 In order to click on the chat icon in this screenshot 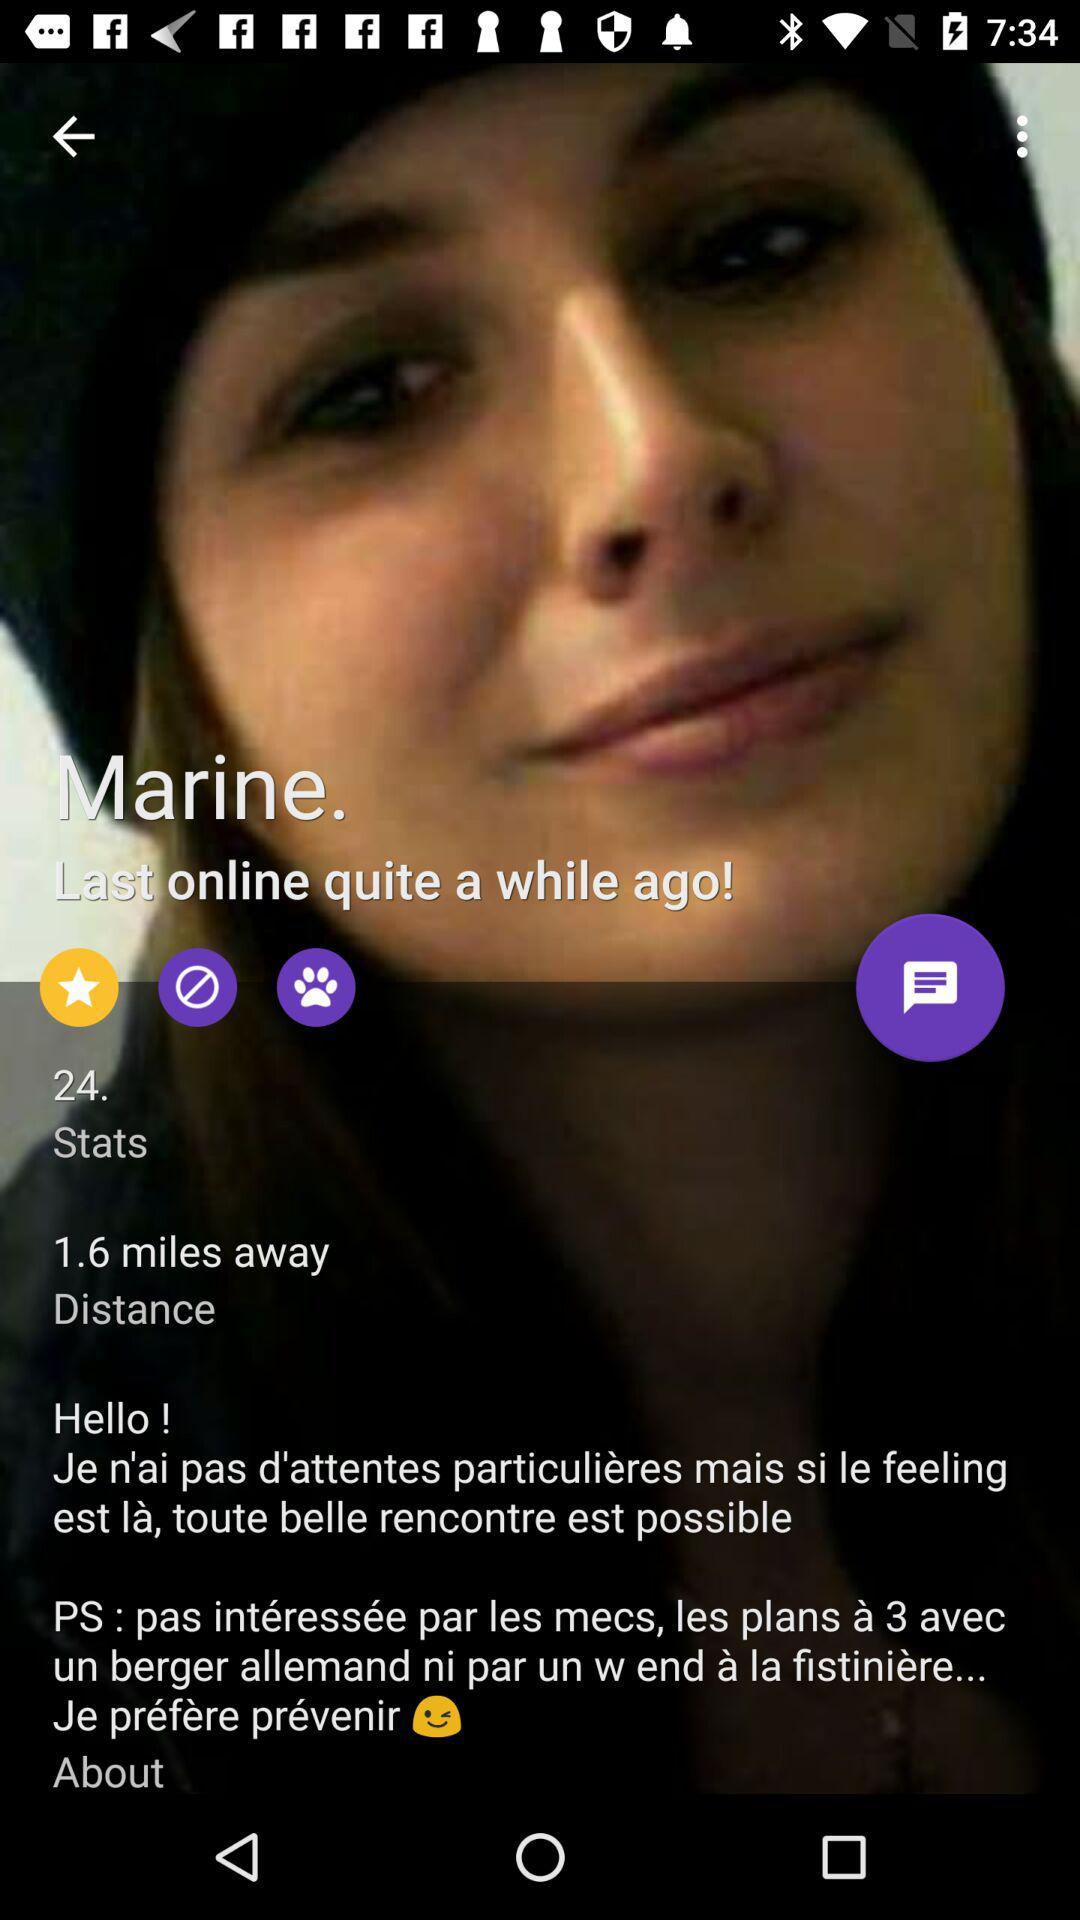, I will do `click(930, 995)`.